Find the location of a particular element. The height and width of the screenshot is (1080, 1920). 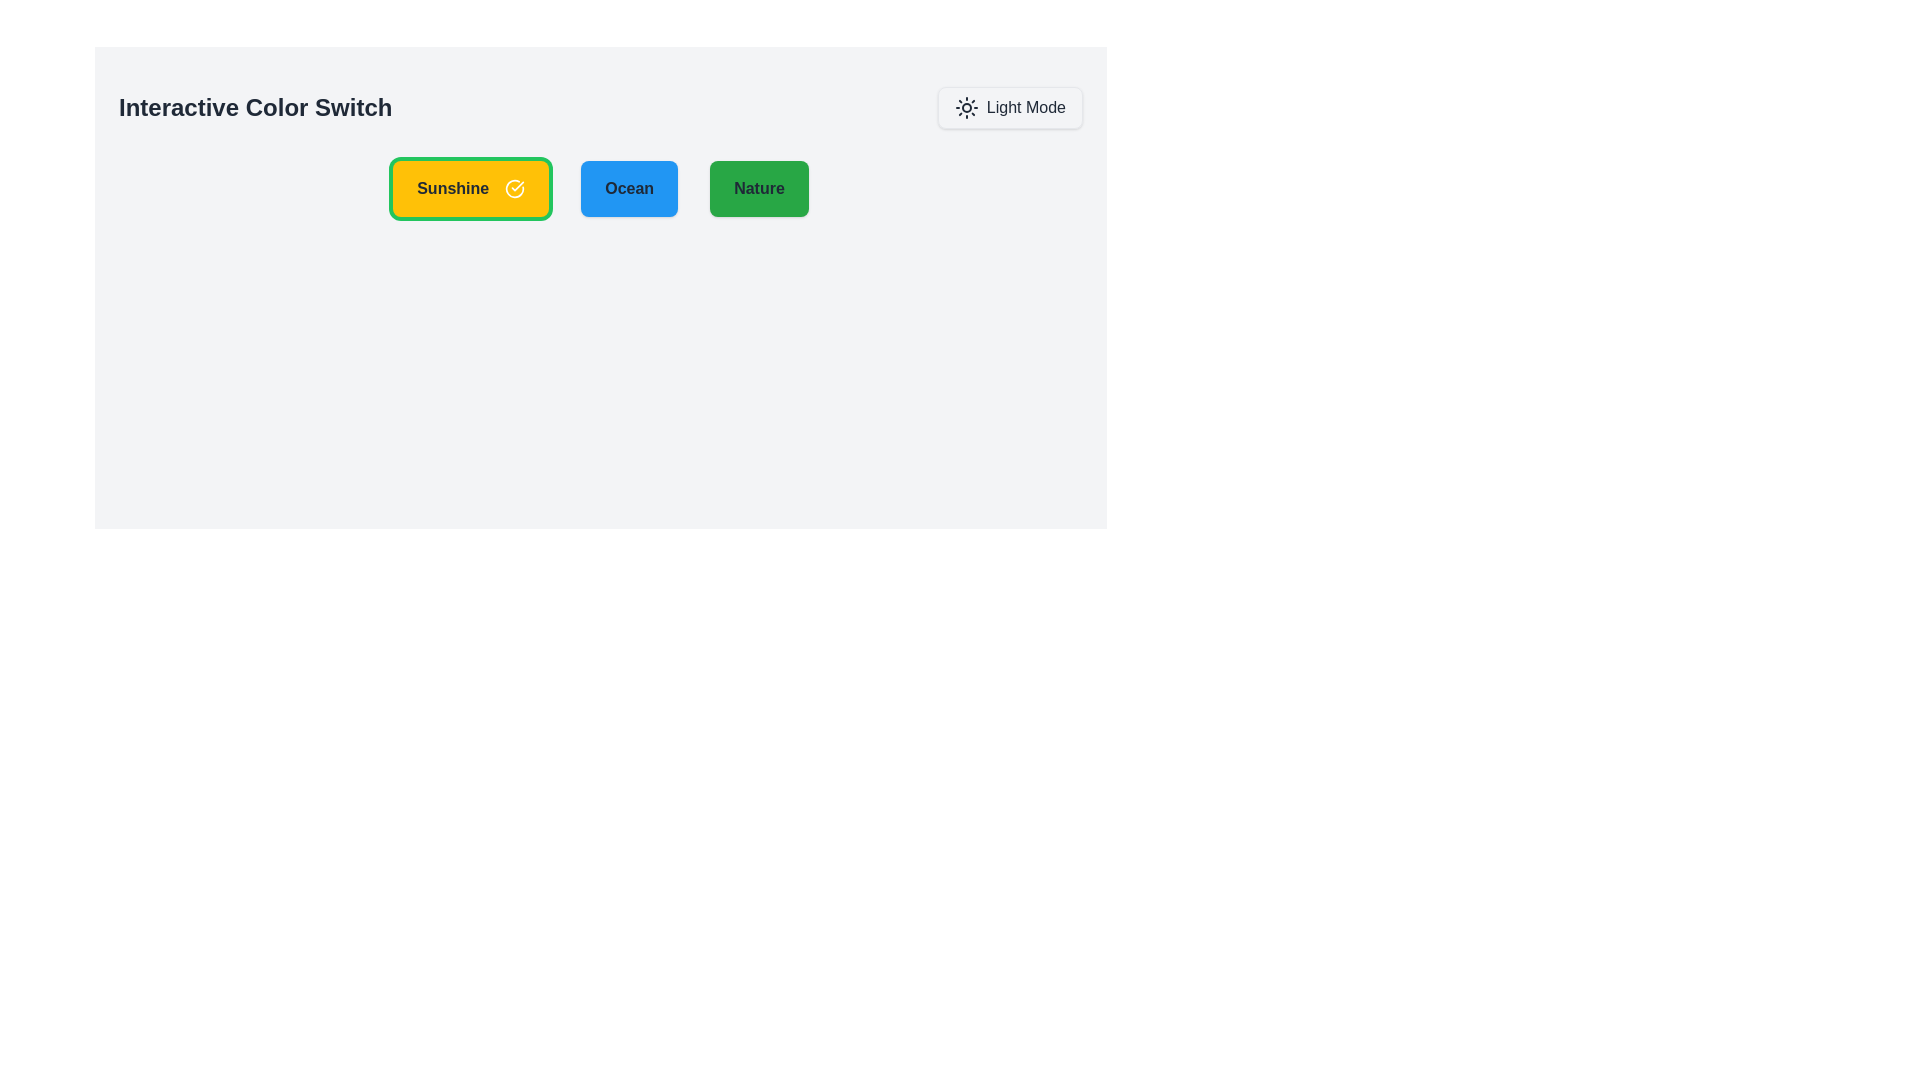

the button labeled 'Ocean', which has a vibrant blue background and is positioned between the 'Sunshine' and 'Nature' buttons is located at coordinates (628, 189).